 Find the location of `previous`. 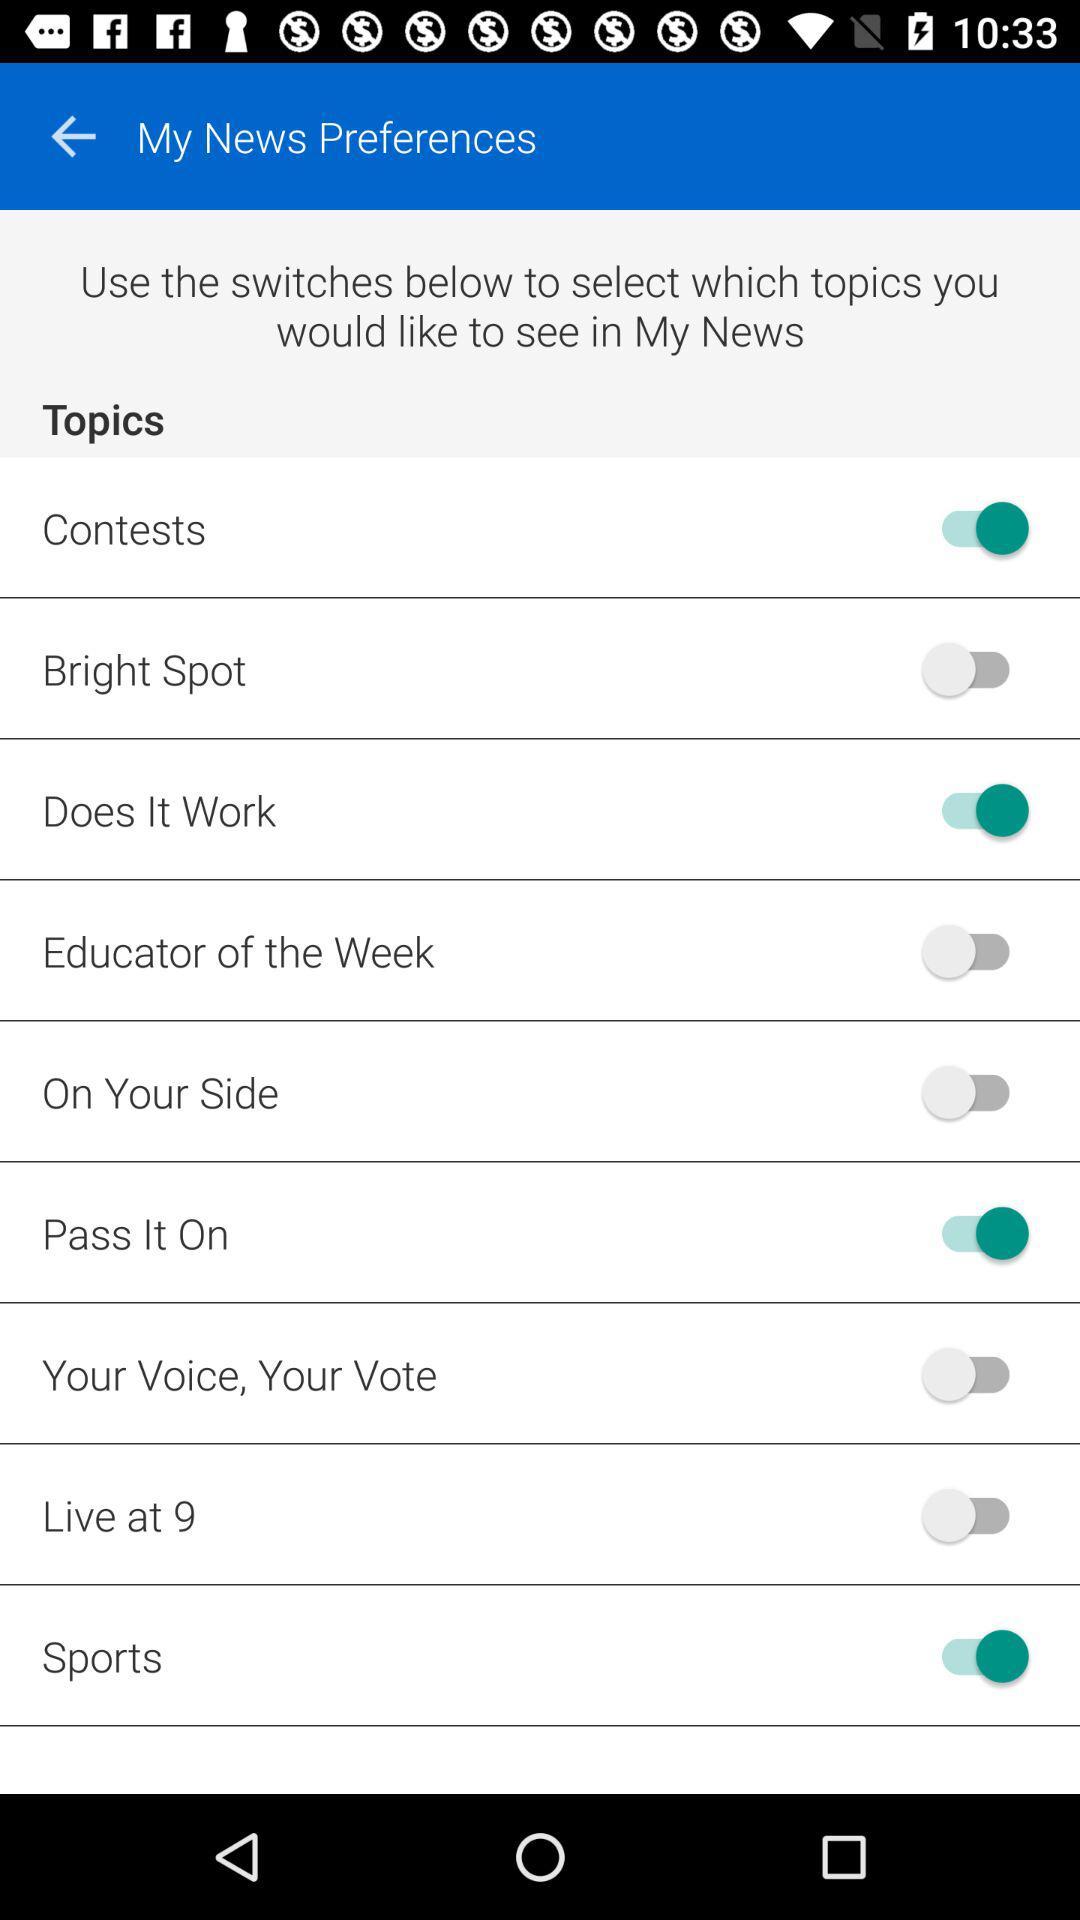

previous is located at coordinates (72, 135).